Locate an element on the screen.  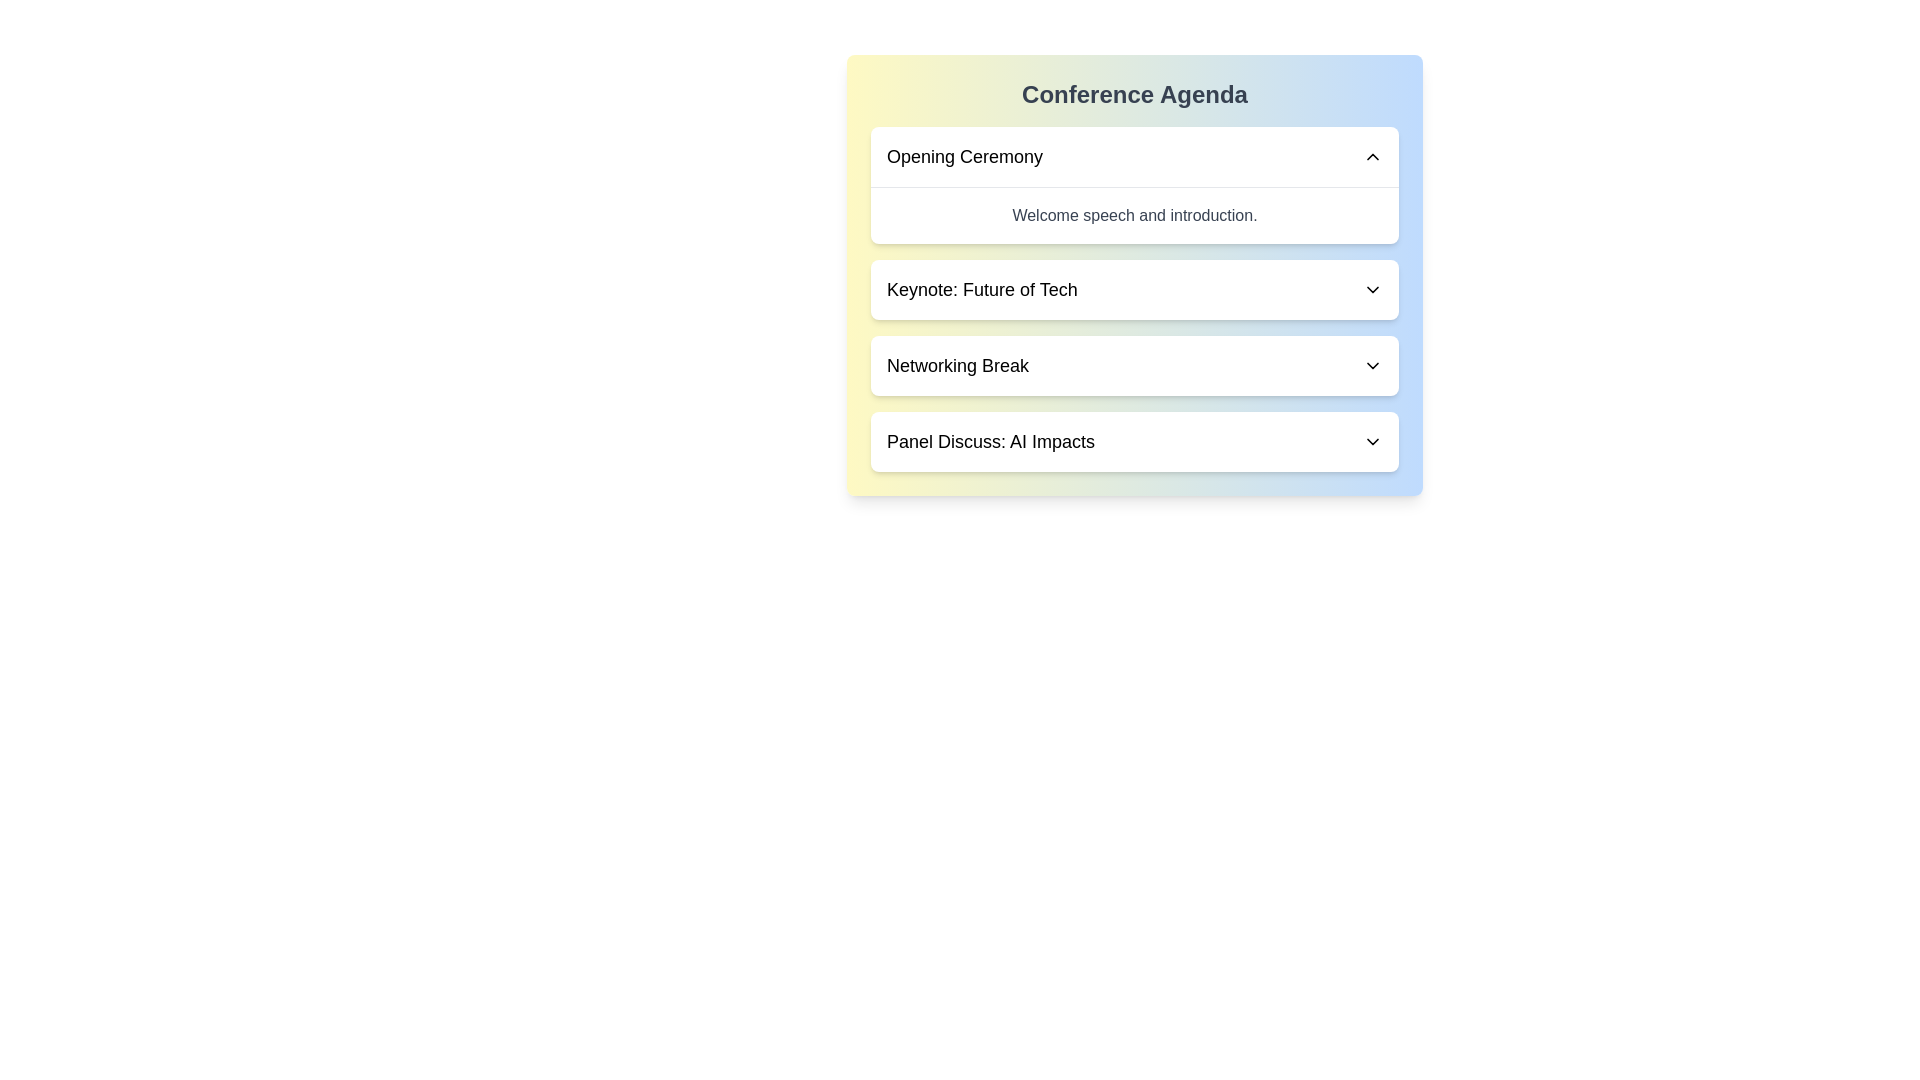
the agenda item title corresponding to Keynote: Future of Tech is located at coordinates (982, 289).